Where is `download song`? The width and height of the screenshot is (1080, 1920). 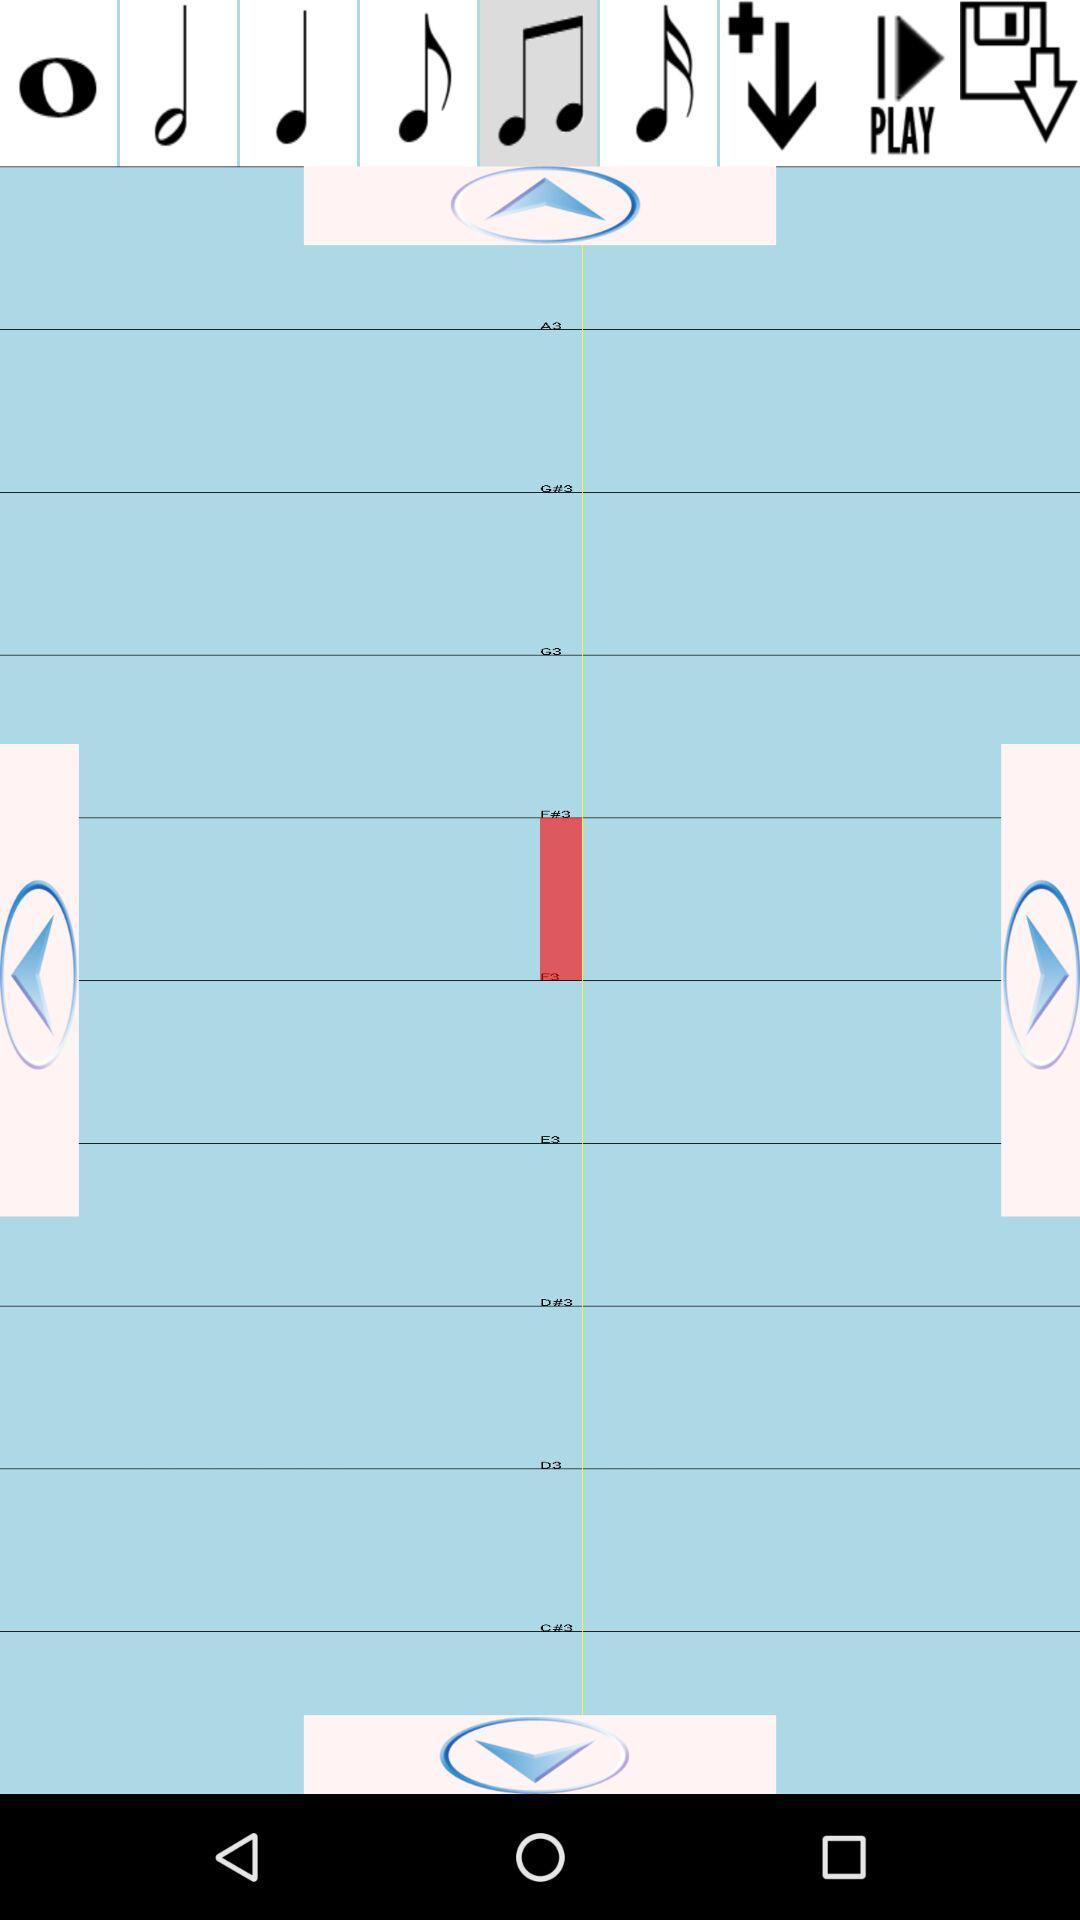 download song is located at coordinates (778, 82).